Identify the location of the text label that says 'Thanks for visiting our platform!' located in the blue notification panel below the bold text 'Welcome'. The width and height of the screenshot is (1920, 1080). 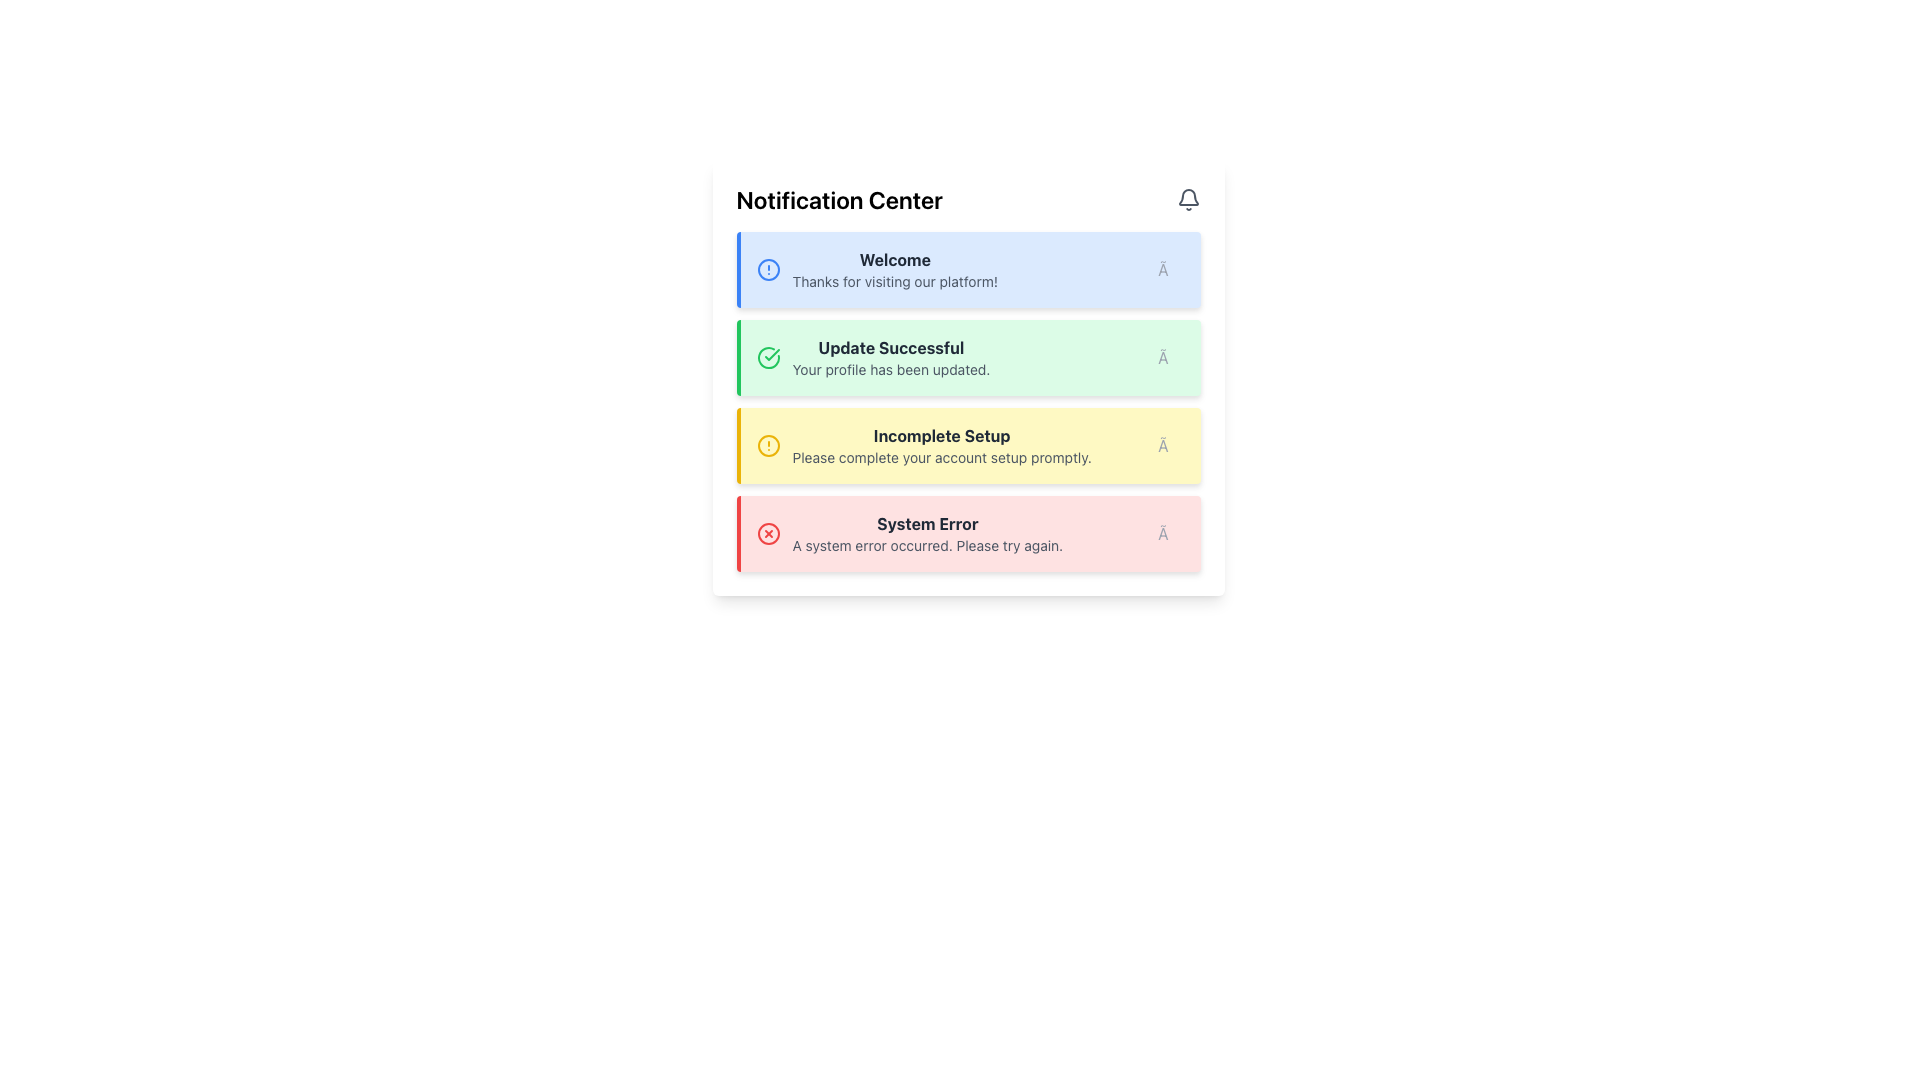
(894, 281).